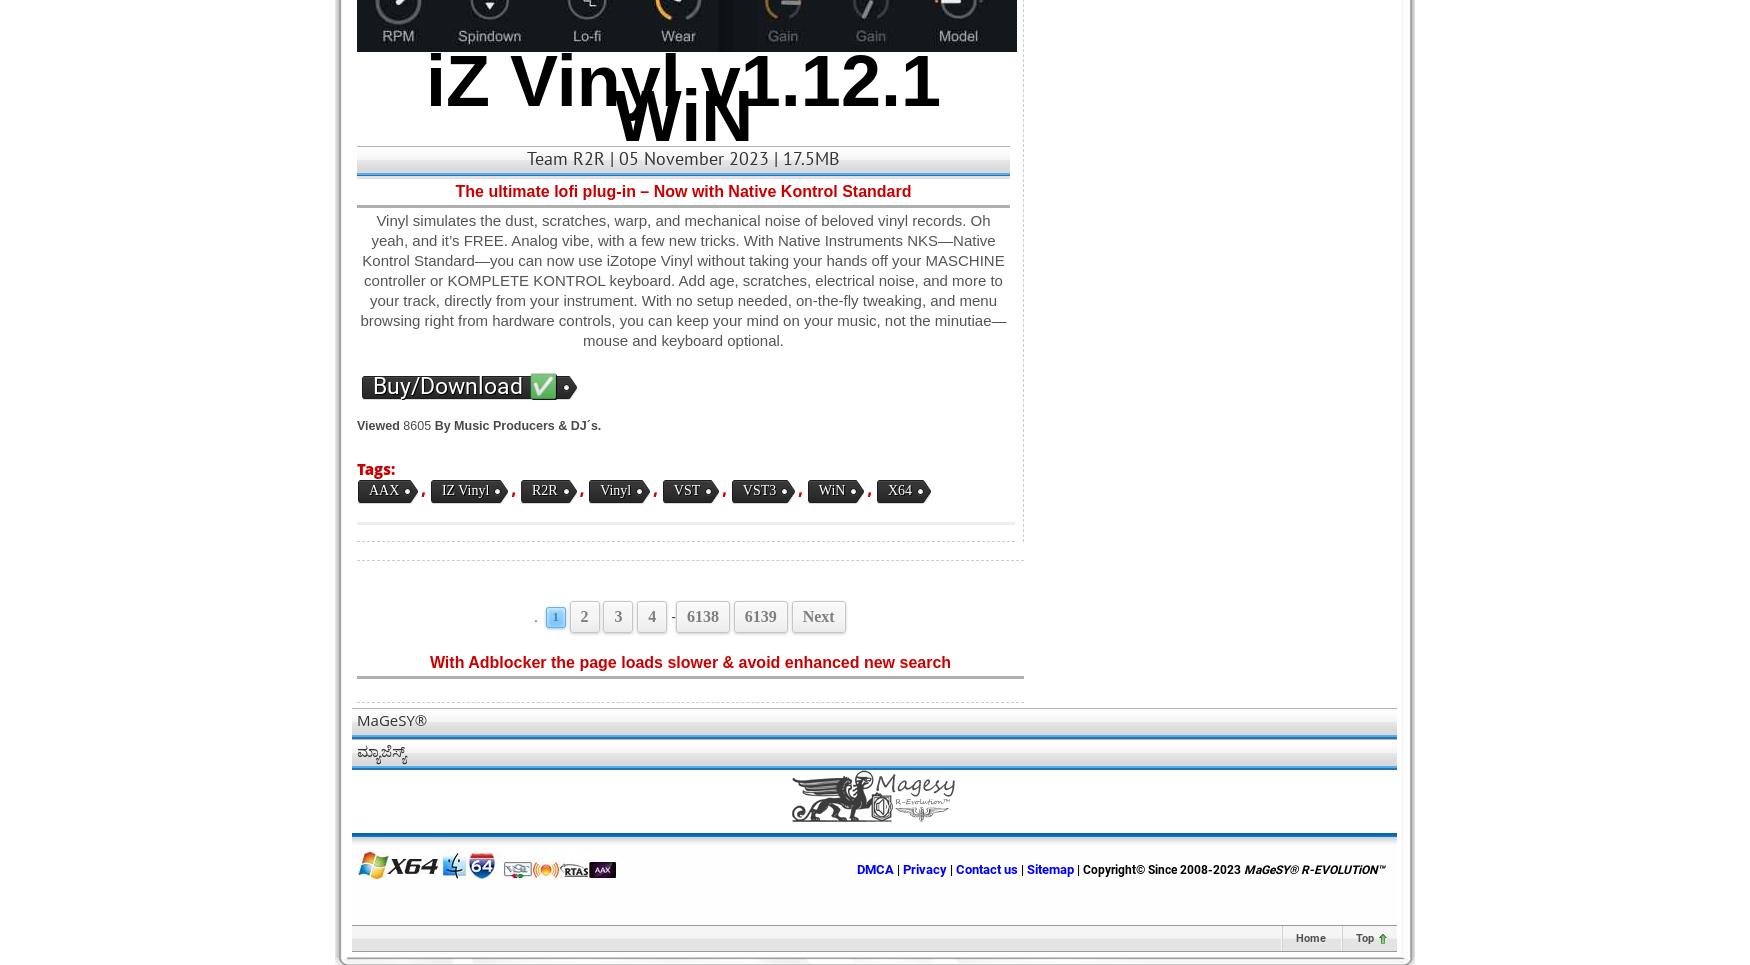 This screenshot has width=1750, height=965. I want to click on '8605', so click(398, 426).